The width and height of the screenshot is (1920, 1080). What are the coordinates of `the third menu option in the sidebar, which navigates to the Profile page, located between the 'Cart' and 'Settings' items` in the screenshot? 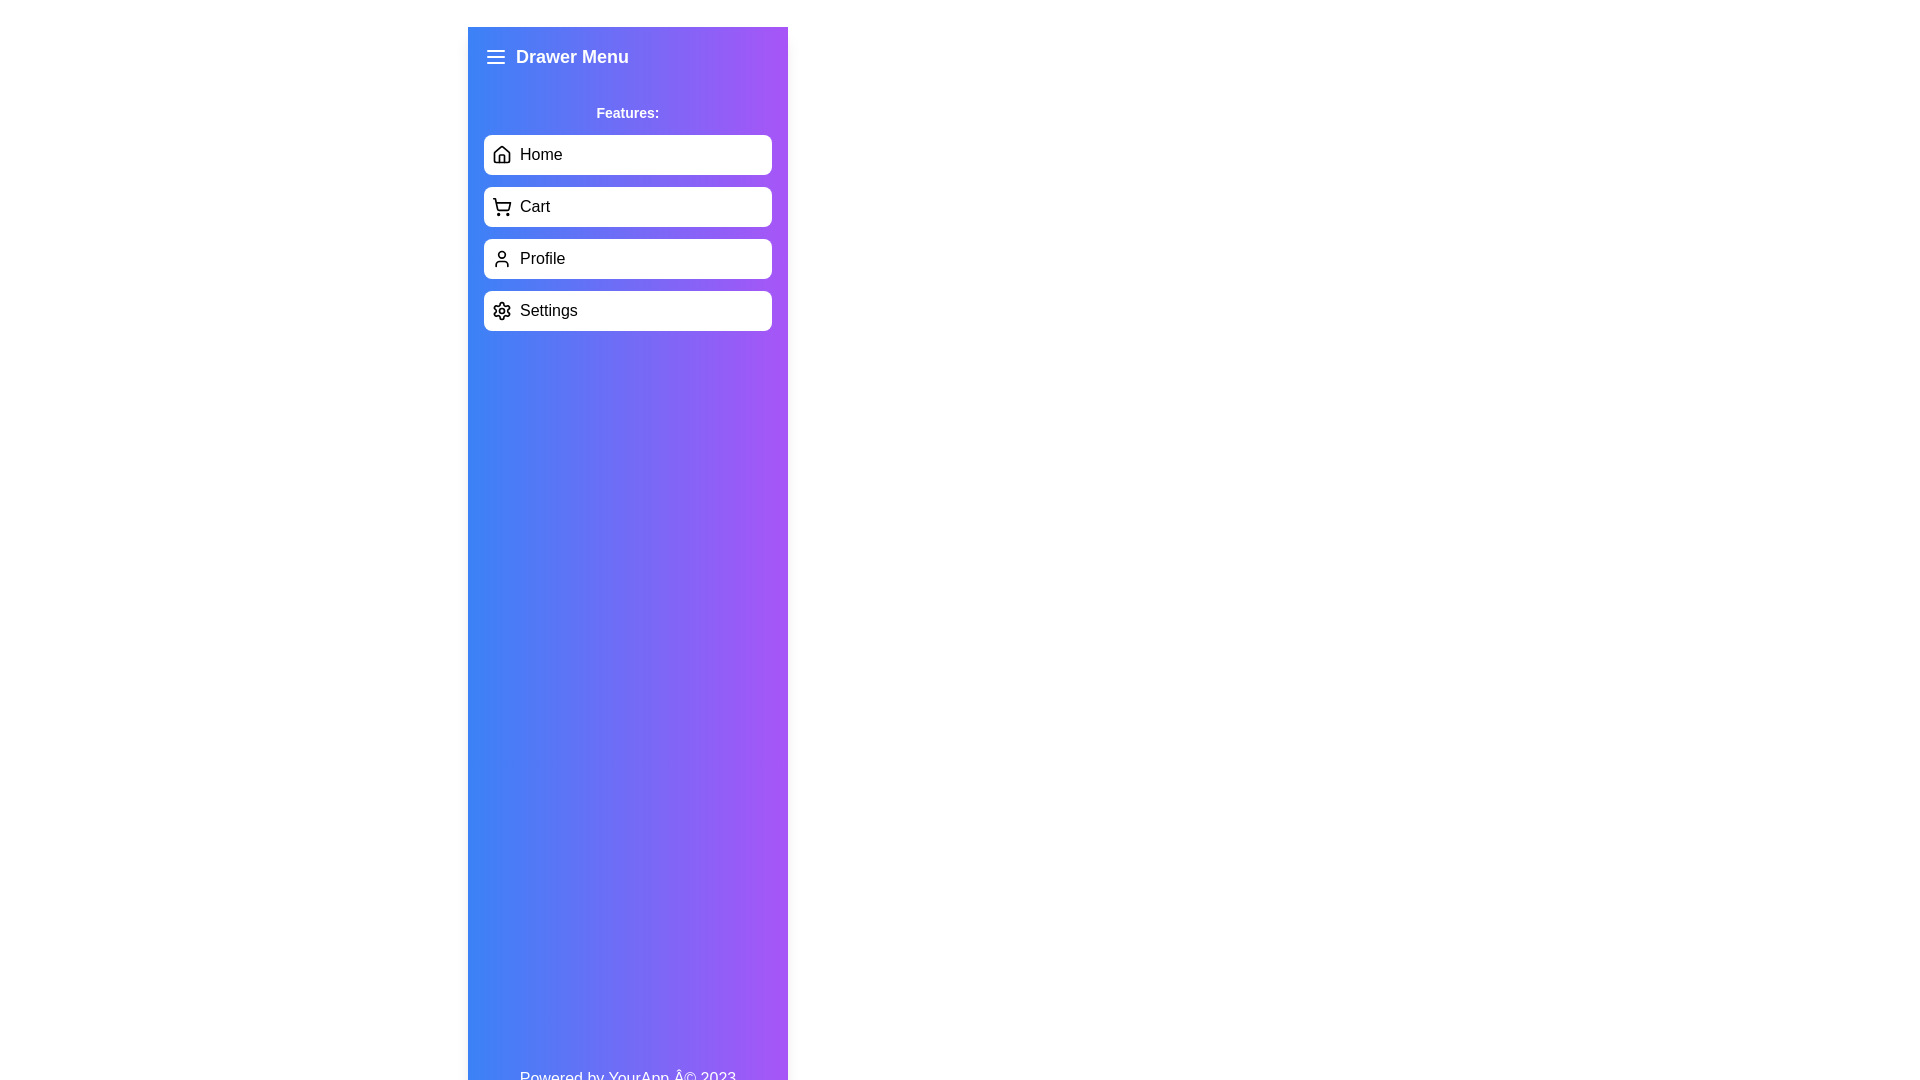 It's located at (627, 257).